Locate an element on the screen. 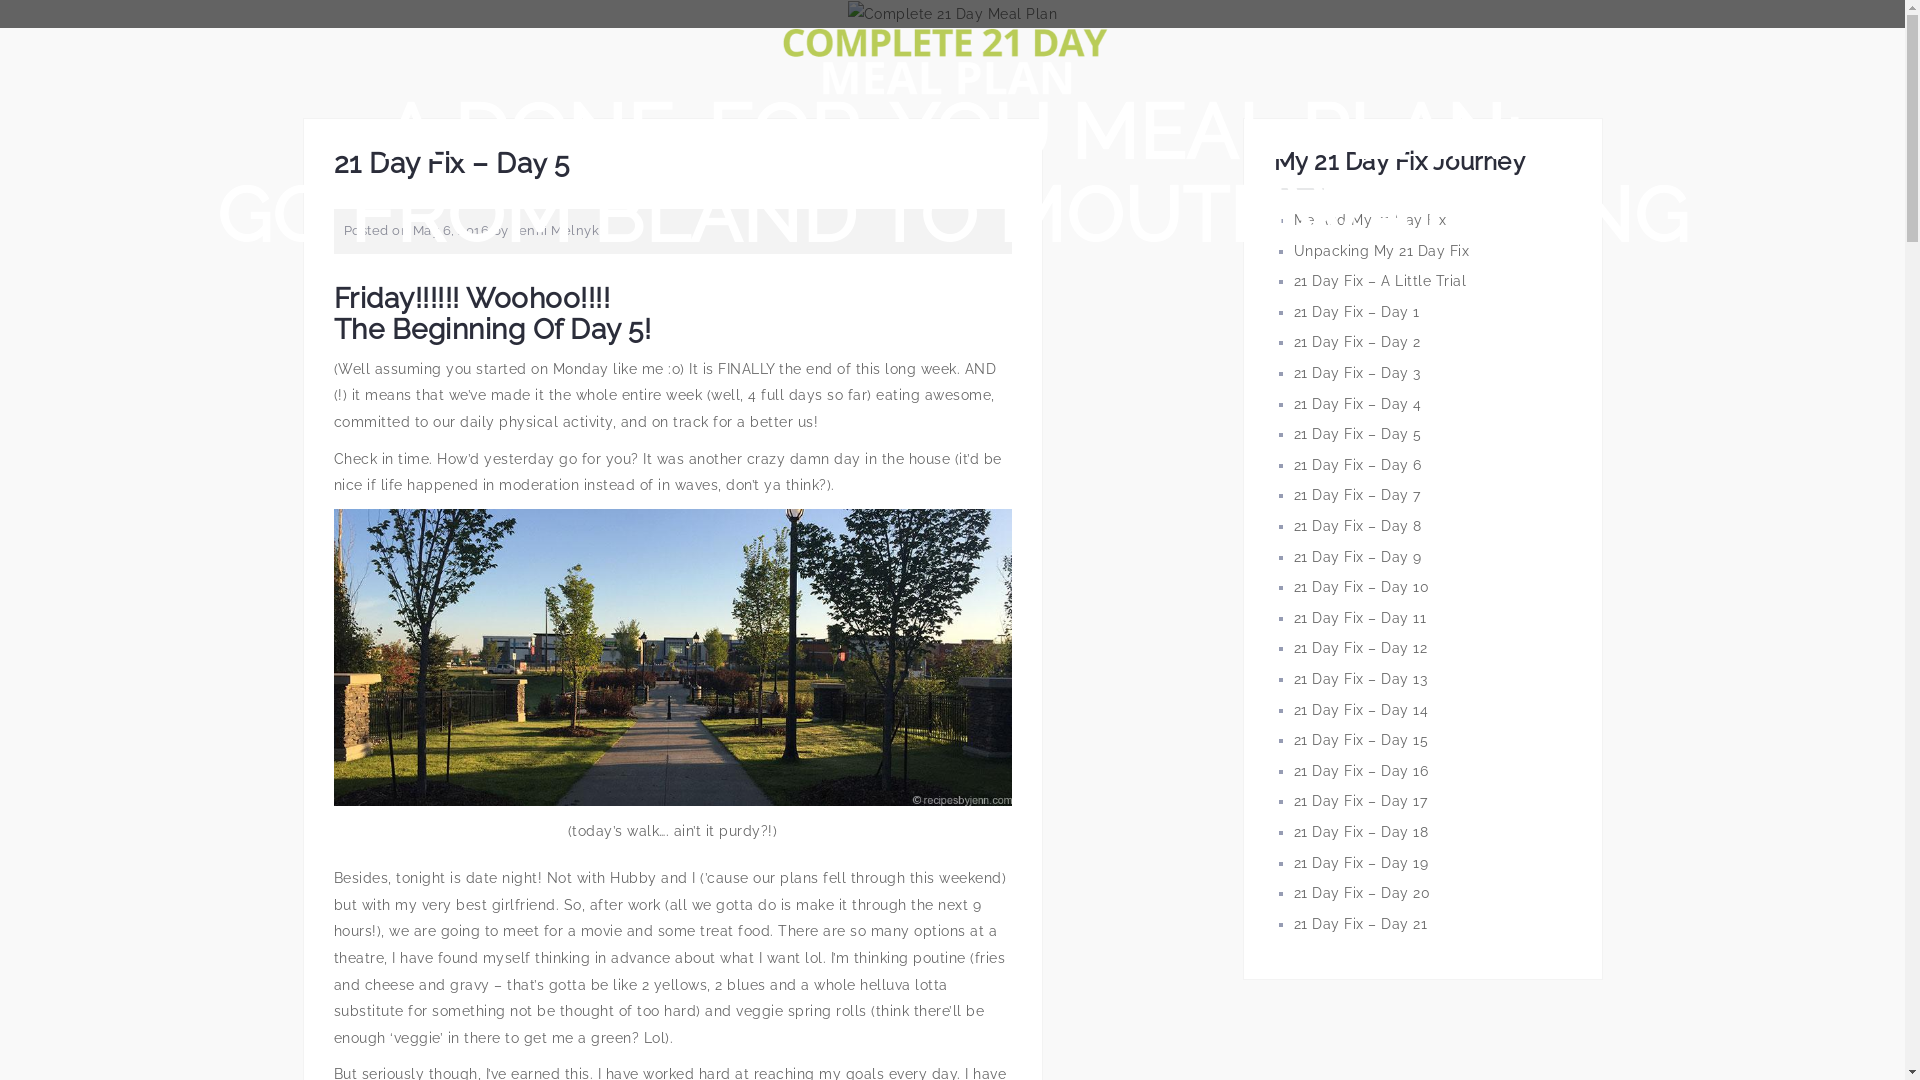 This screenshot has width=1920, height=1080. 'Jenni Melnyk' is located at coordinates (512, 229).